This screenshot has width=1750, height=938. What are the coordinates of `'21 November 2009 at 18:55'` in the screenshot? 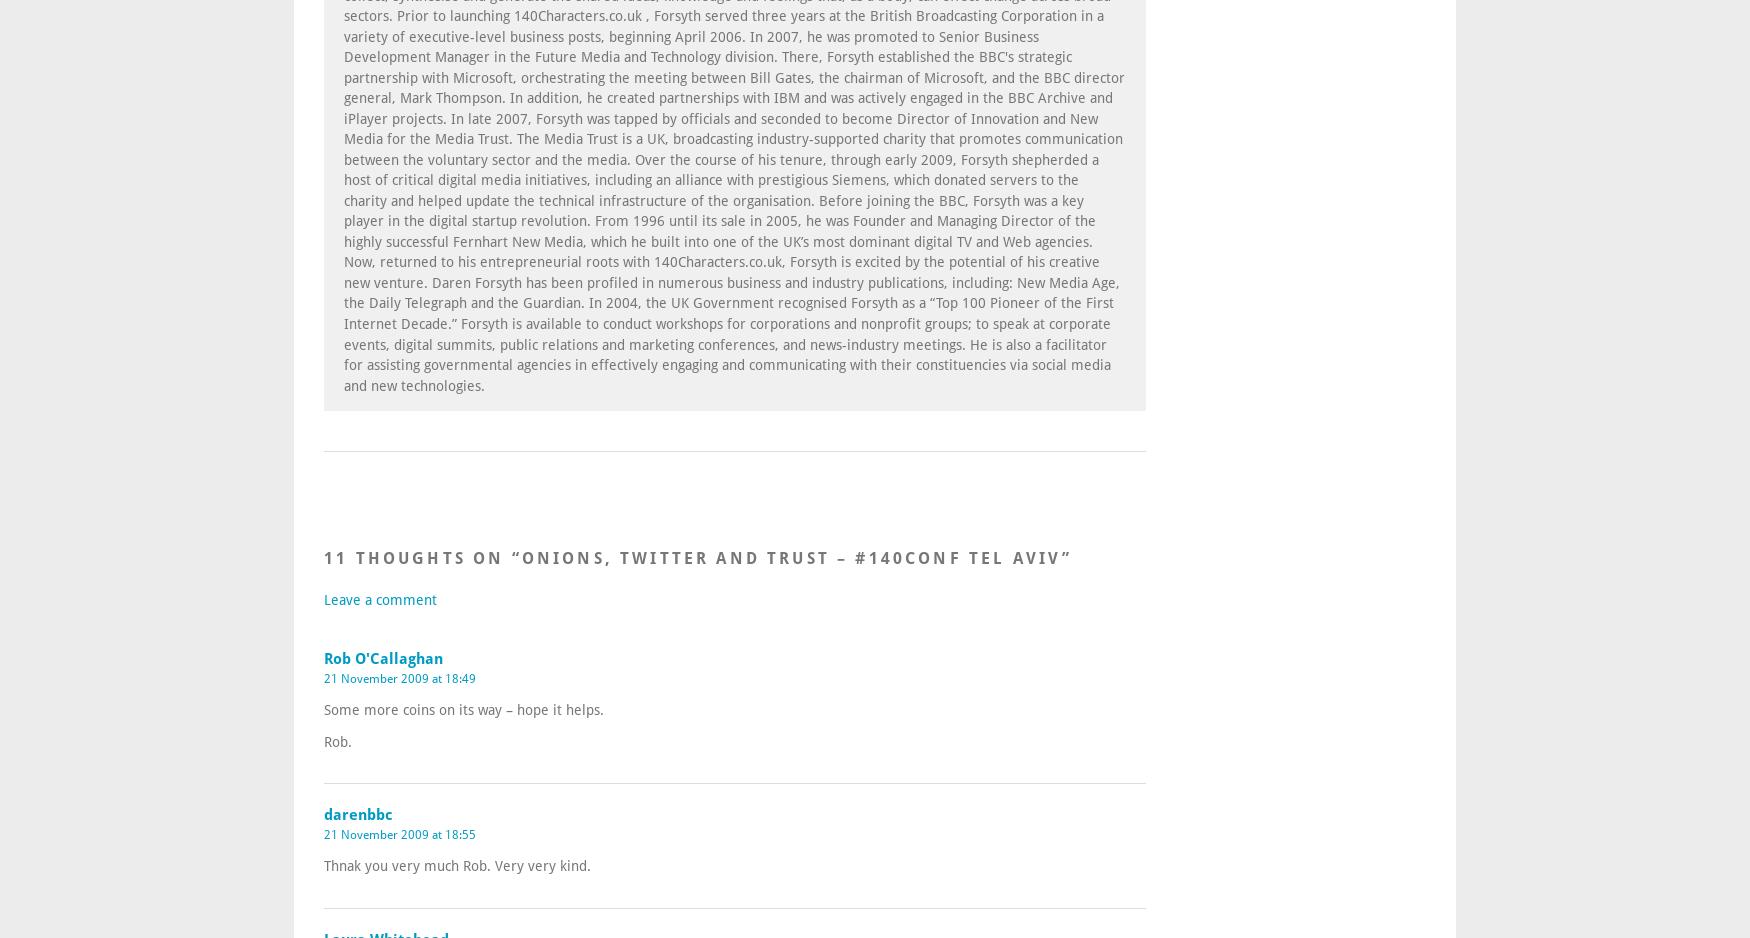 It's located at (399, 833).